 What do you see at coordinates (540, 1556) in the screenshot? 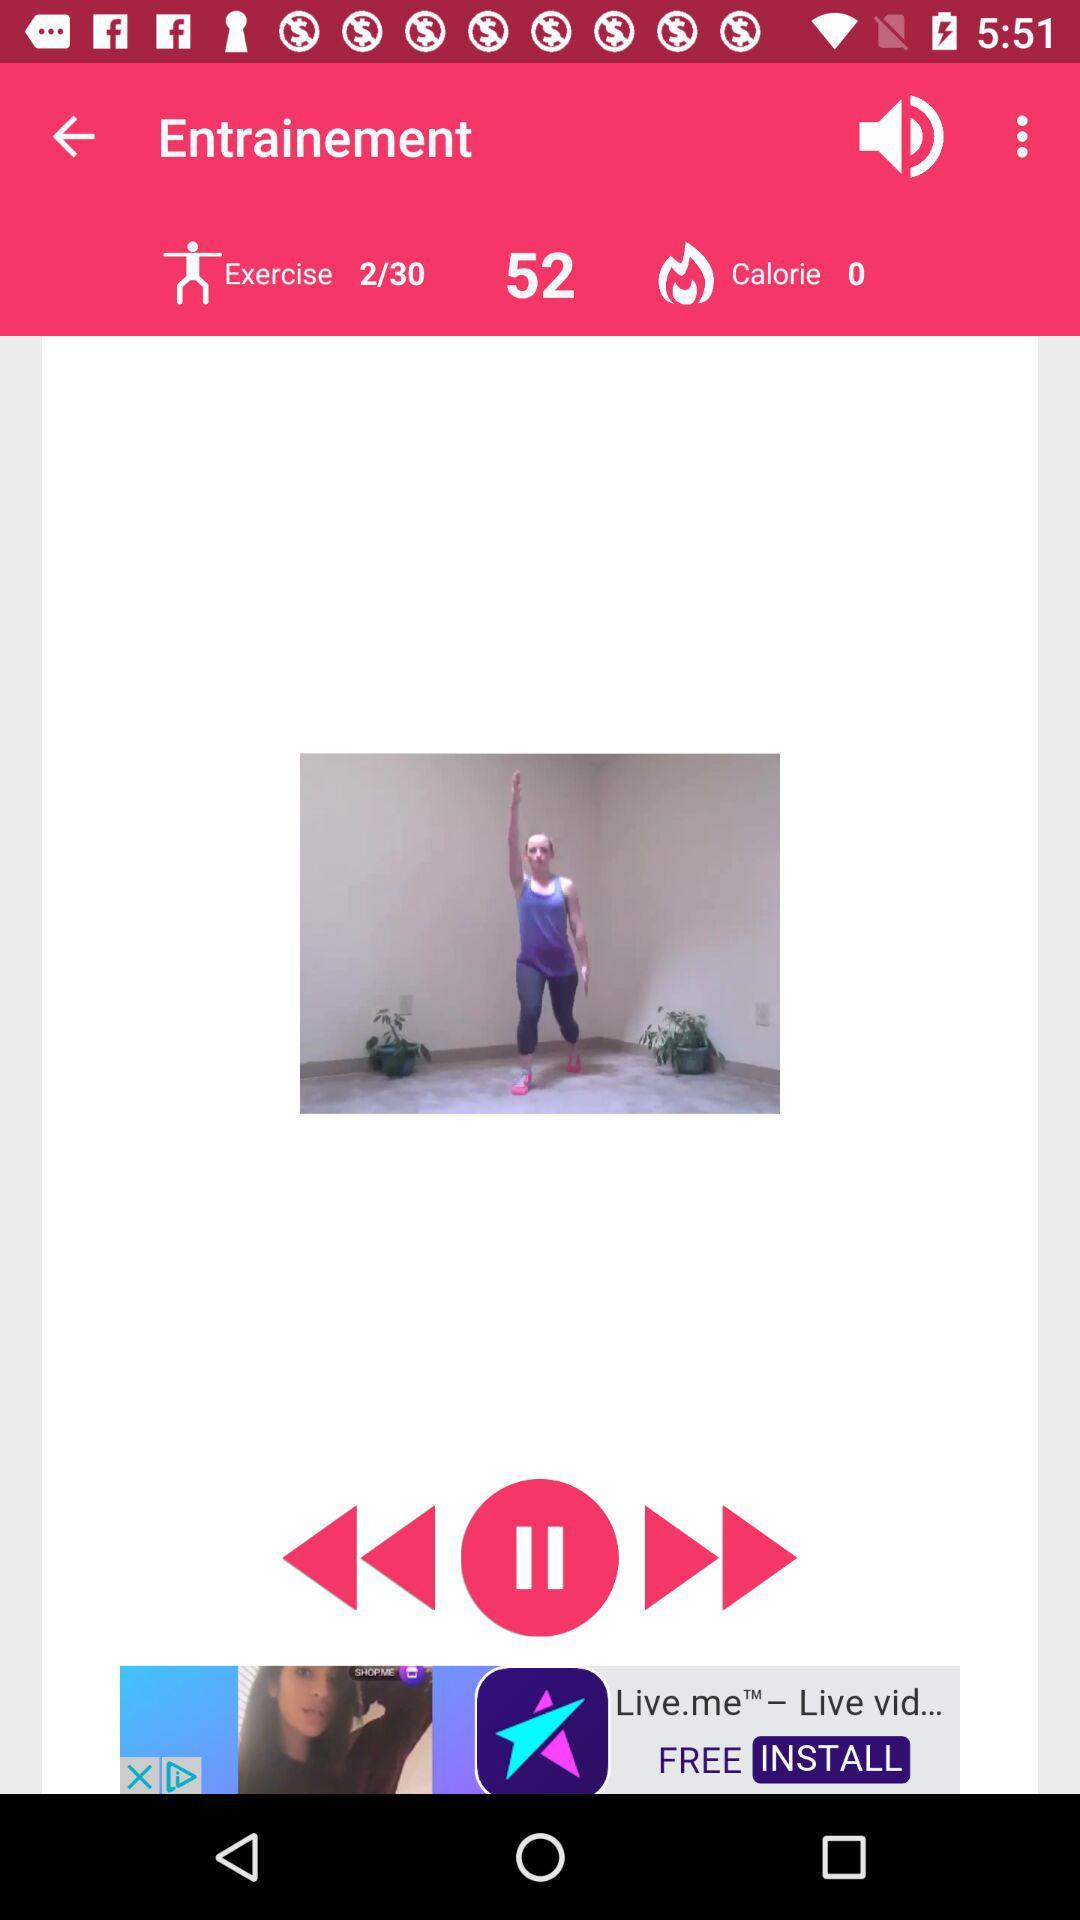
I see `video` at bounding box center [540, 1556].